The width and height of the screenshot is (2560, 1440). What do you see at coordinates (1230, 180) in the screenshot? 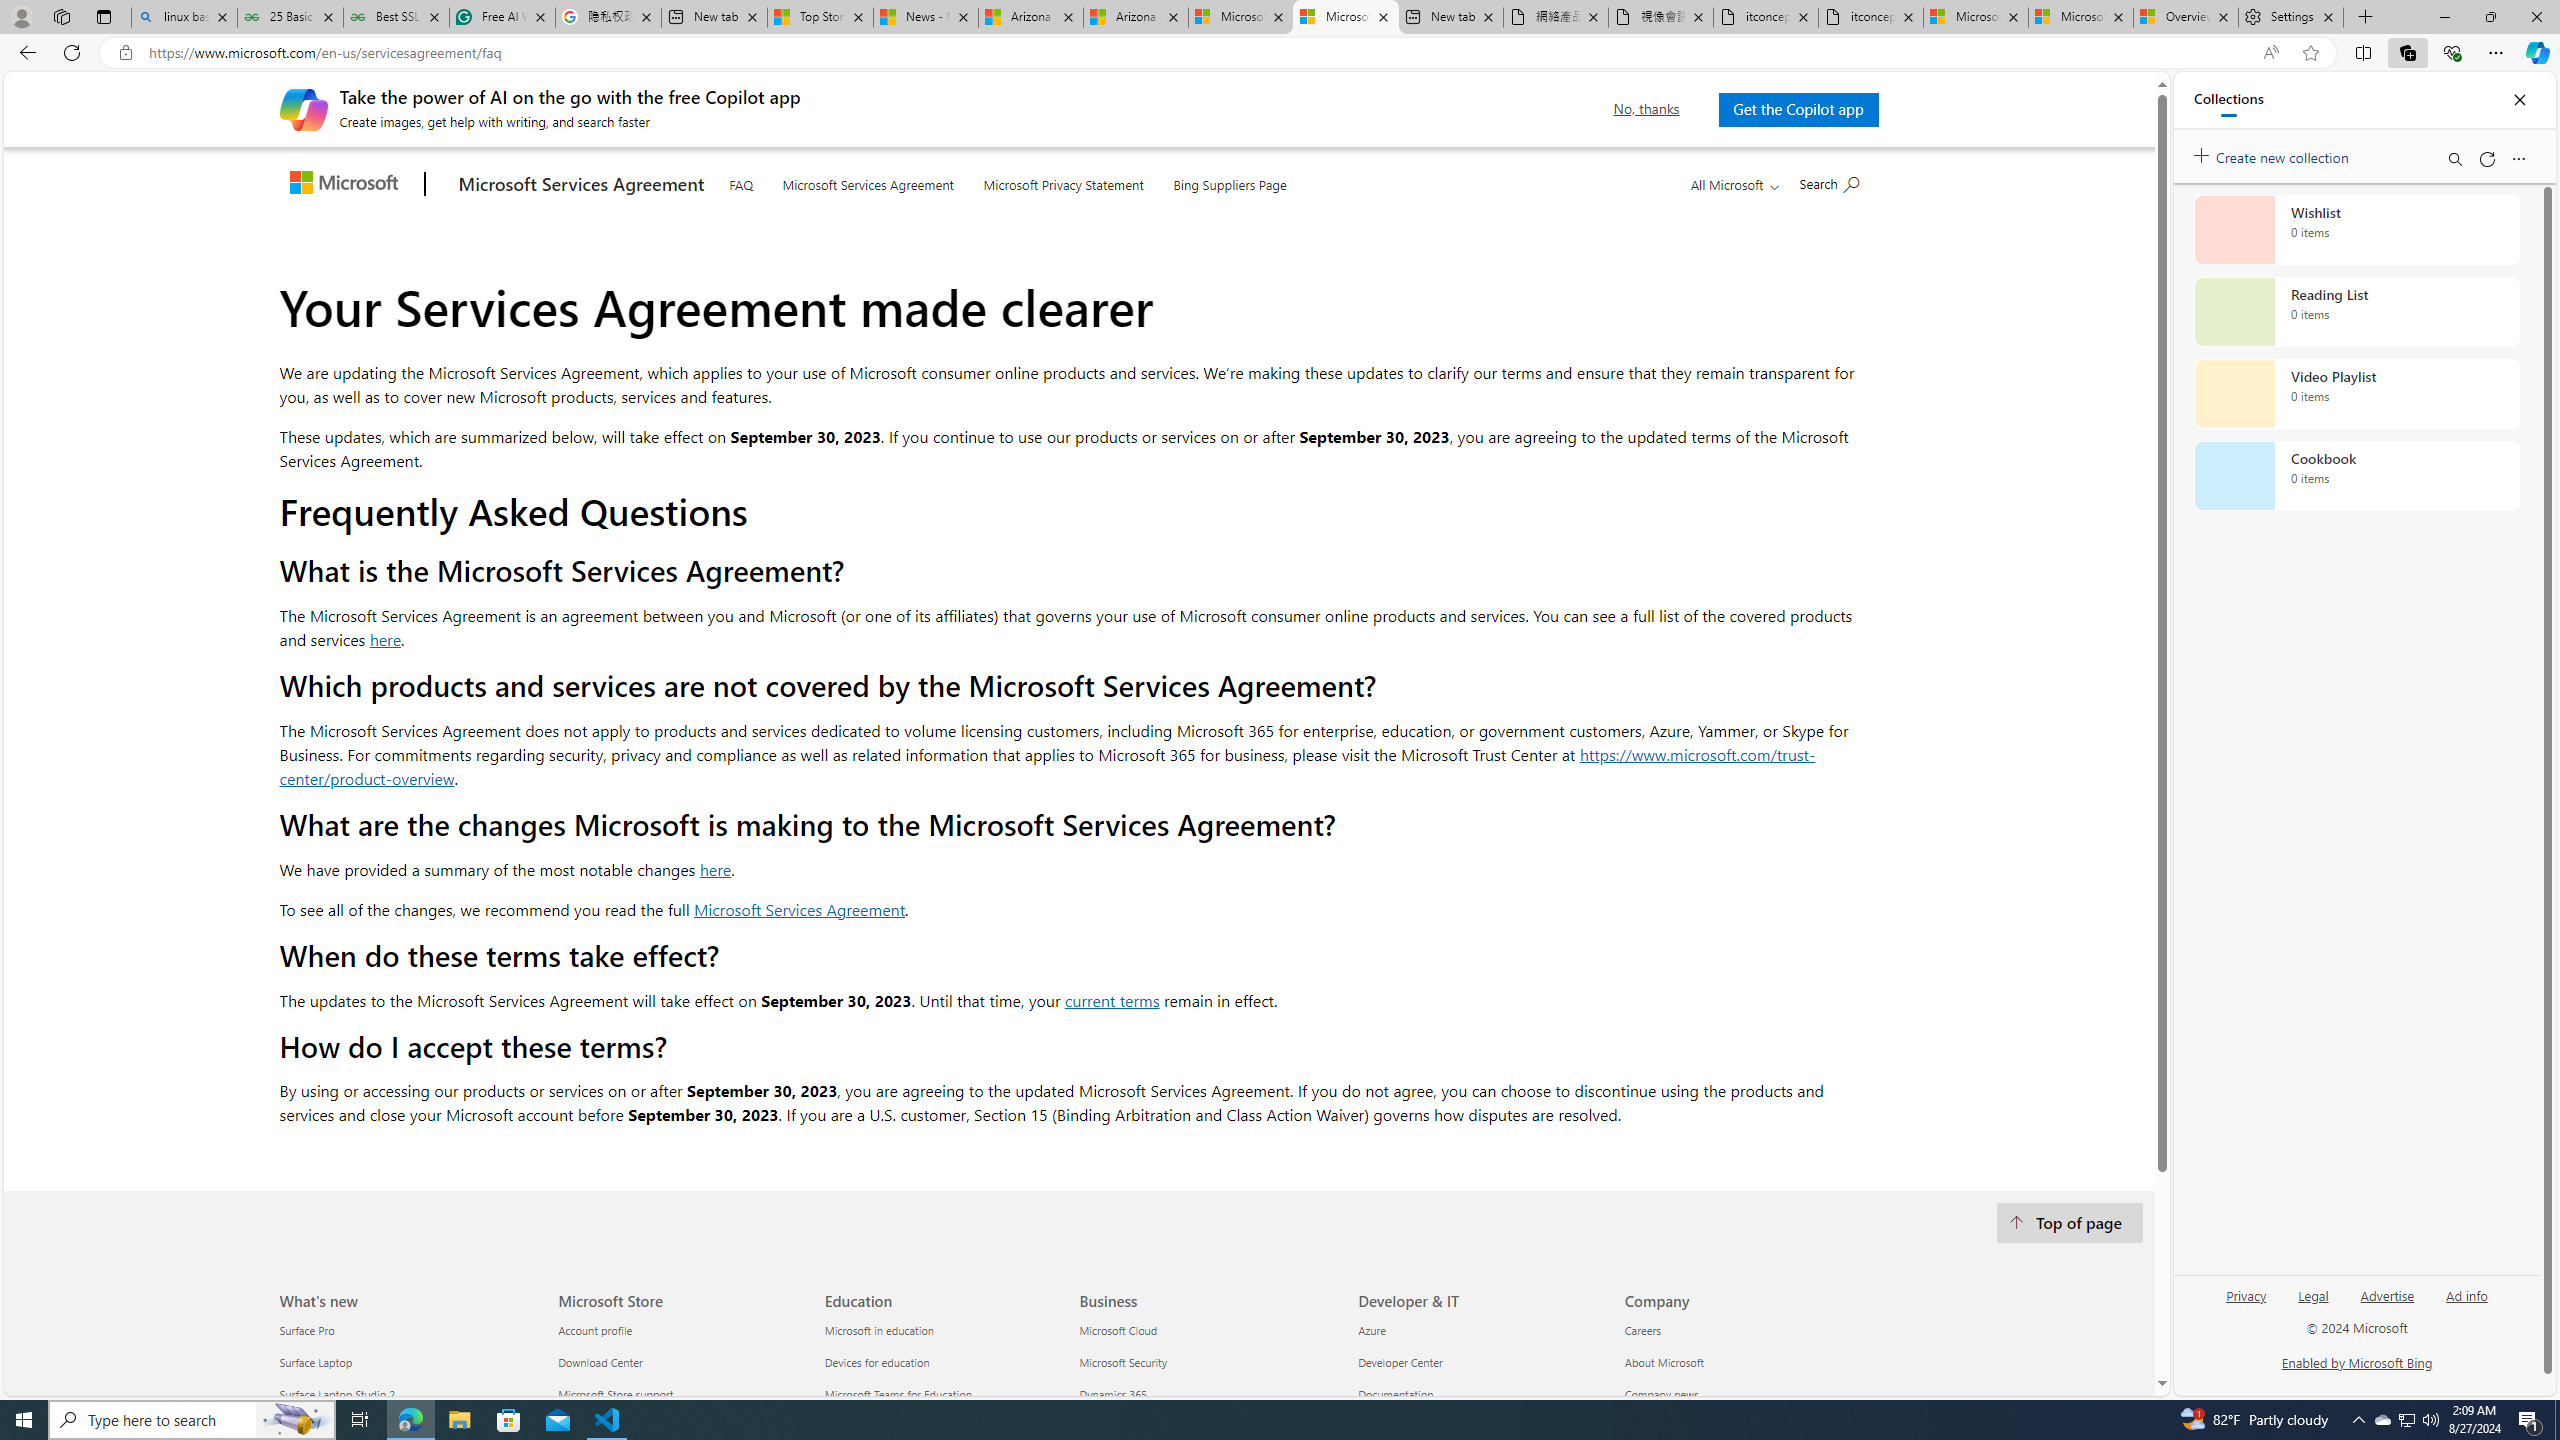
I see `'Bing Suppliers Page'` at bounding box center [1230, 180].